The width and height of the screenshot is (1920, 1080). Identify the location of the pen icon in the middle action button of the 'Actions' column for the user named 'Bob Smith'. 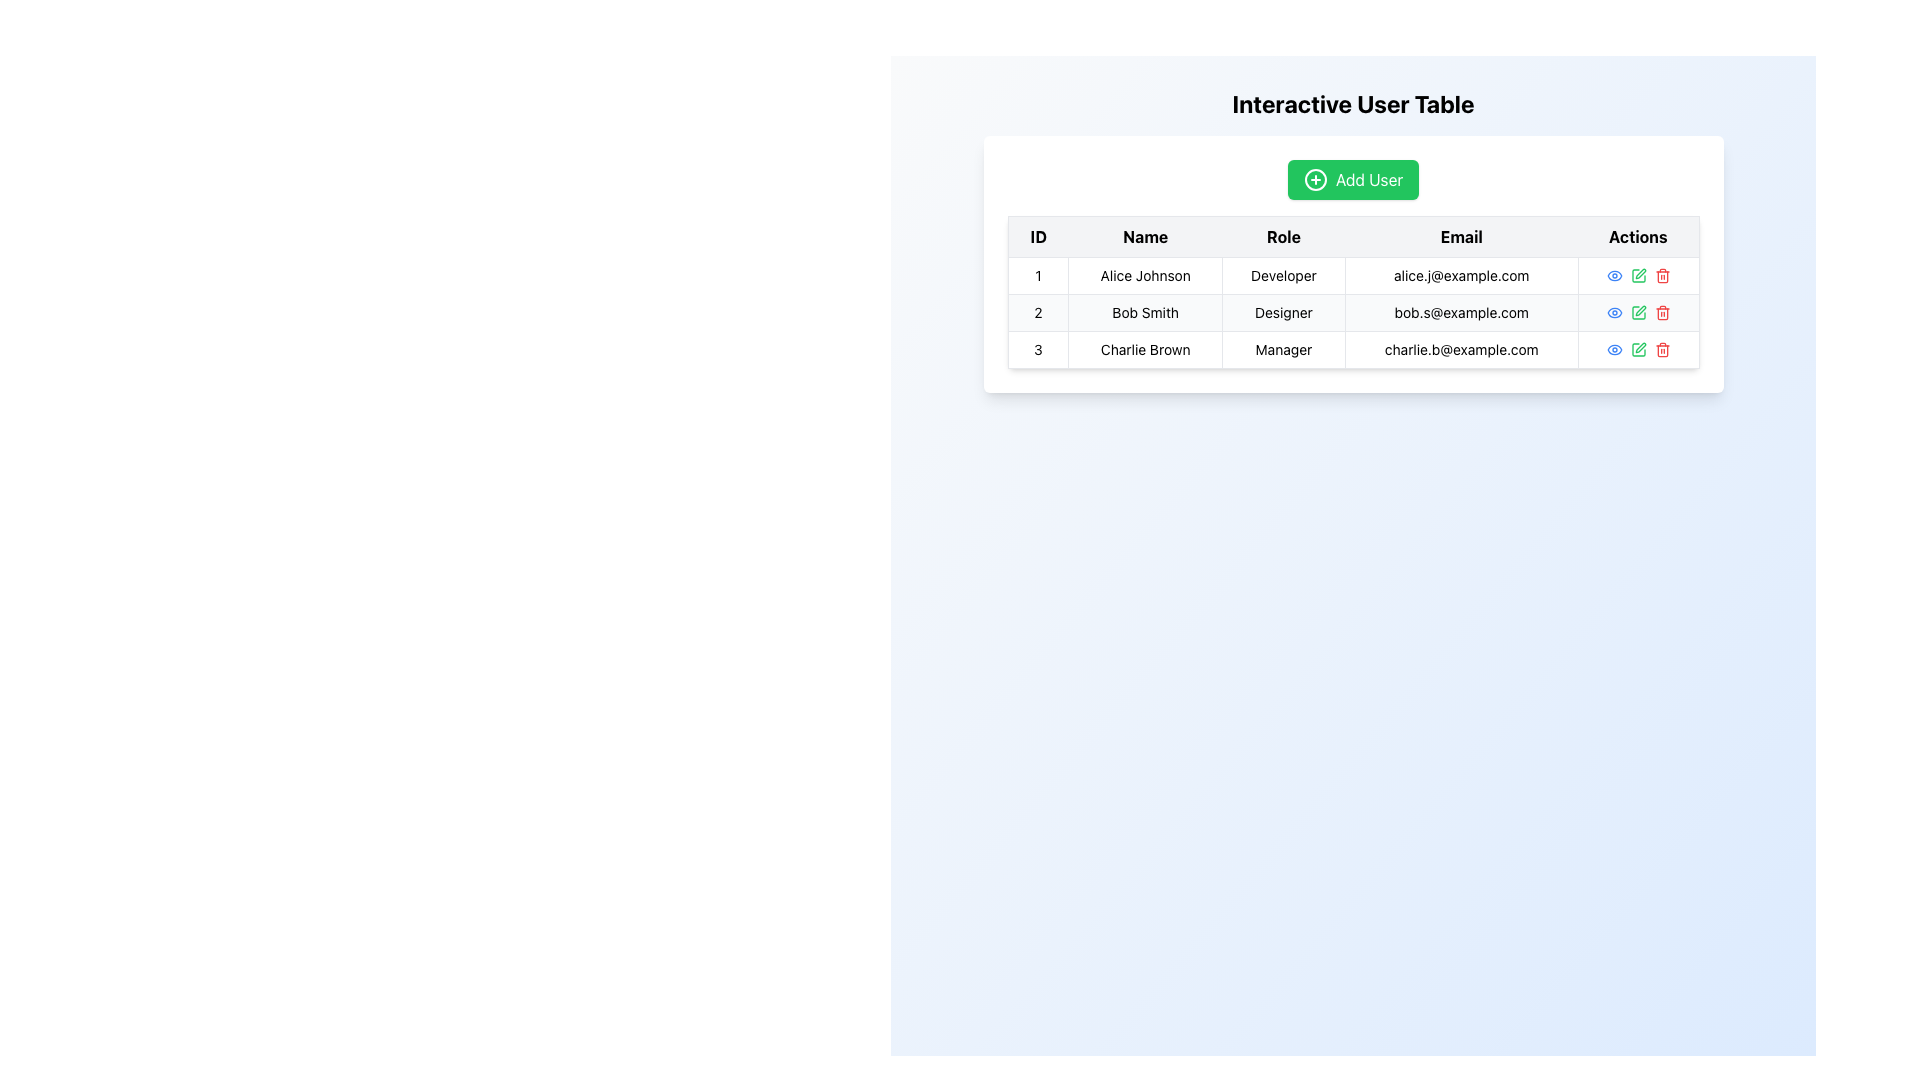
(1637, 276).